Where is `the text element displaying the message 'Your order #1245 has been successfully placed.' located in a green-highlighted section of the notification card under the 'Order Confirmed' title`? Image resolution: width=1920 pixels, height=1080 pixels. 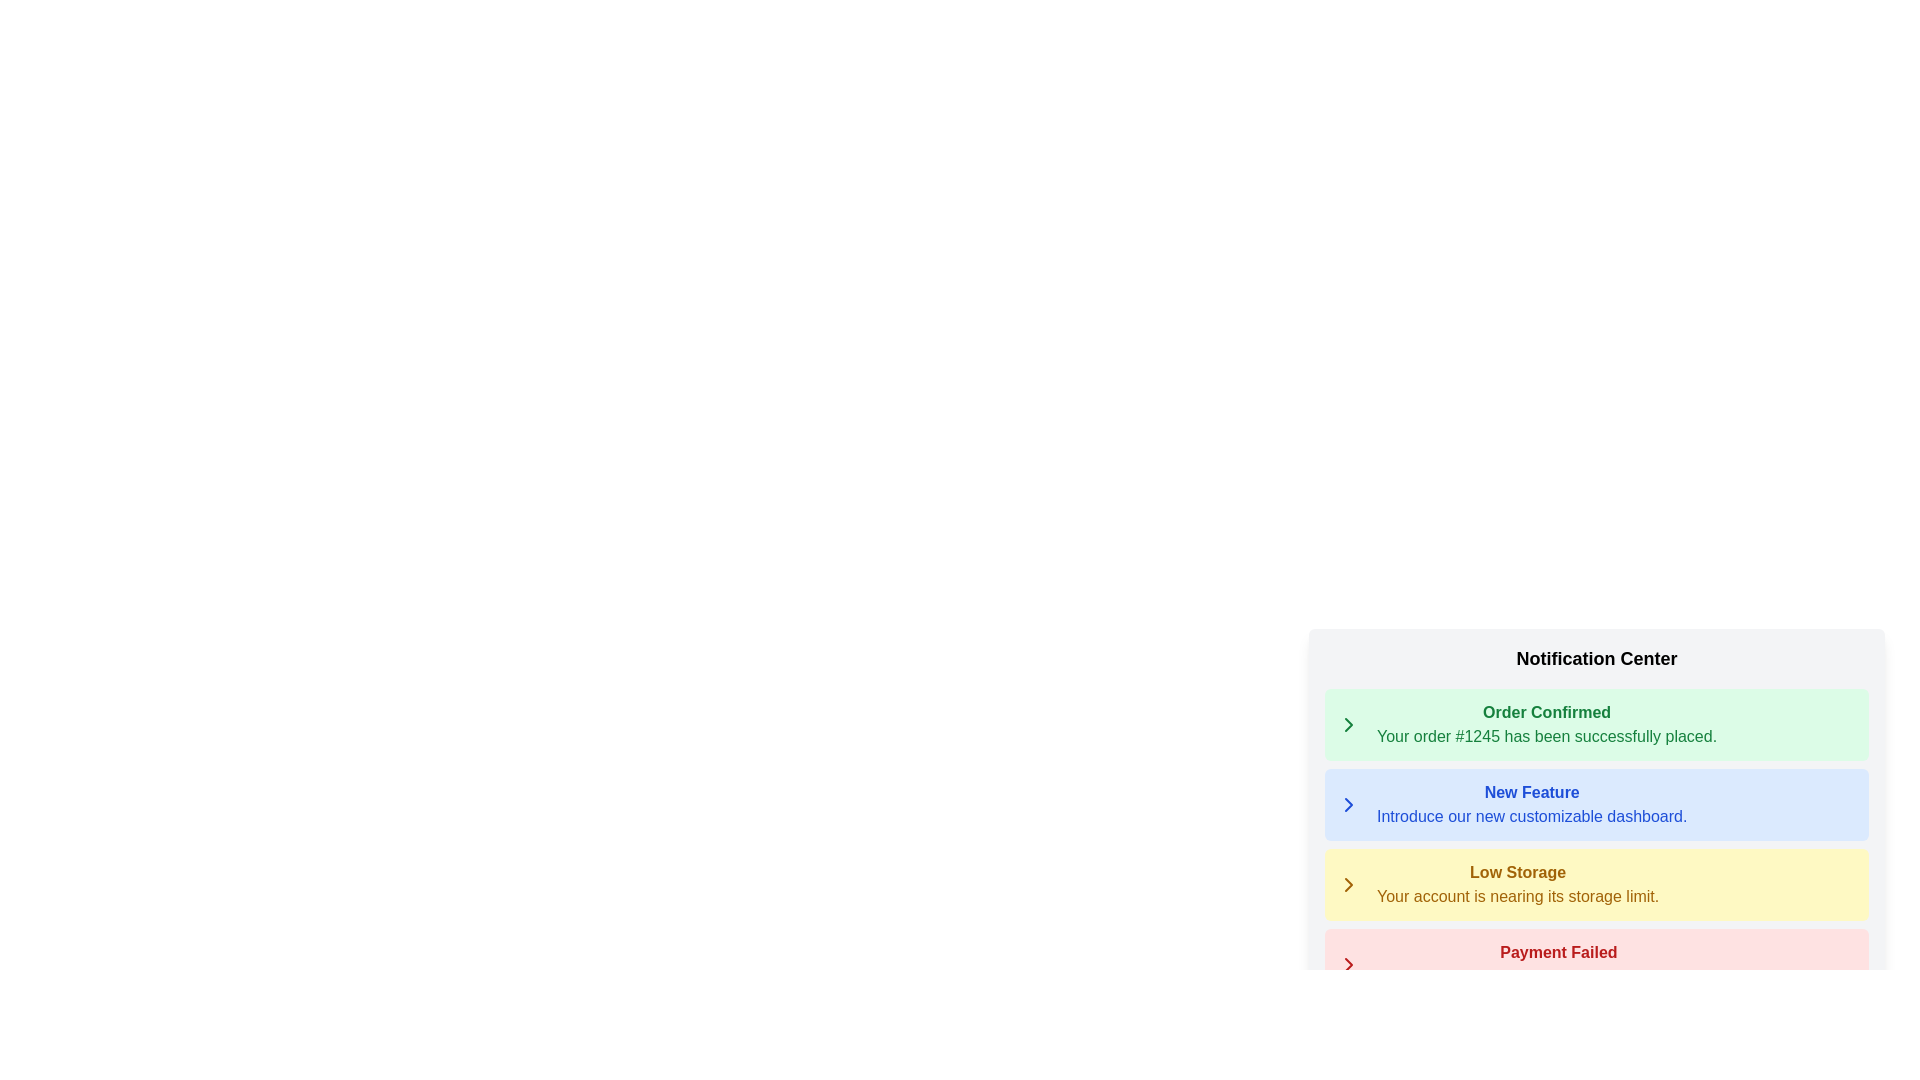
the text element displaying the message 'Your order #1245 has been successfully placed.' located in a green-highlighted section of the notification card under the 'Order Confirmed' title is located at coordinates (1545, 736).